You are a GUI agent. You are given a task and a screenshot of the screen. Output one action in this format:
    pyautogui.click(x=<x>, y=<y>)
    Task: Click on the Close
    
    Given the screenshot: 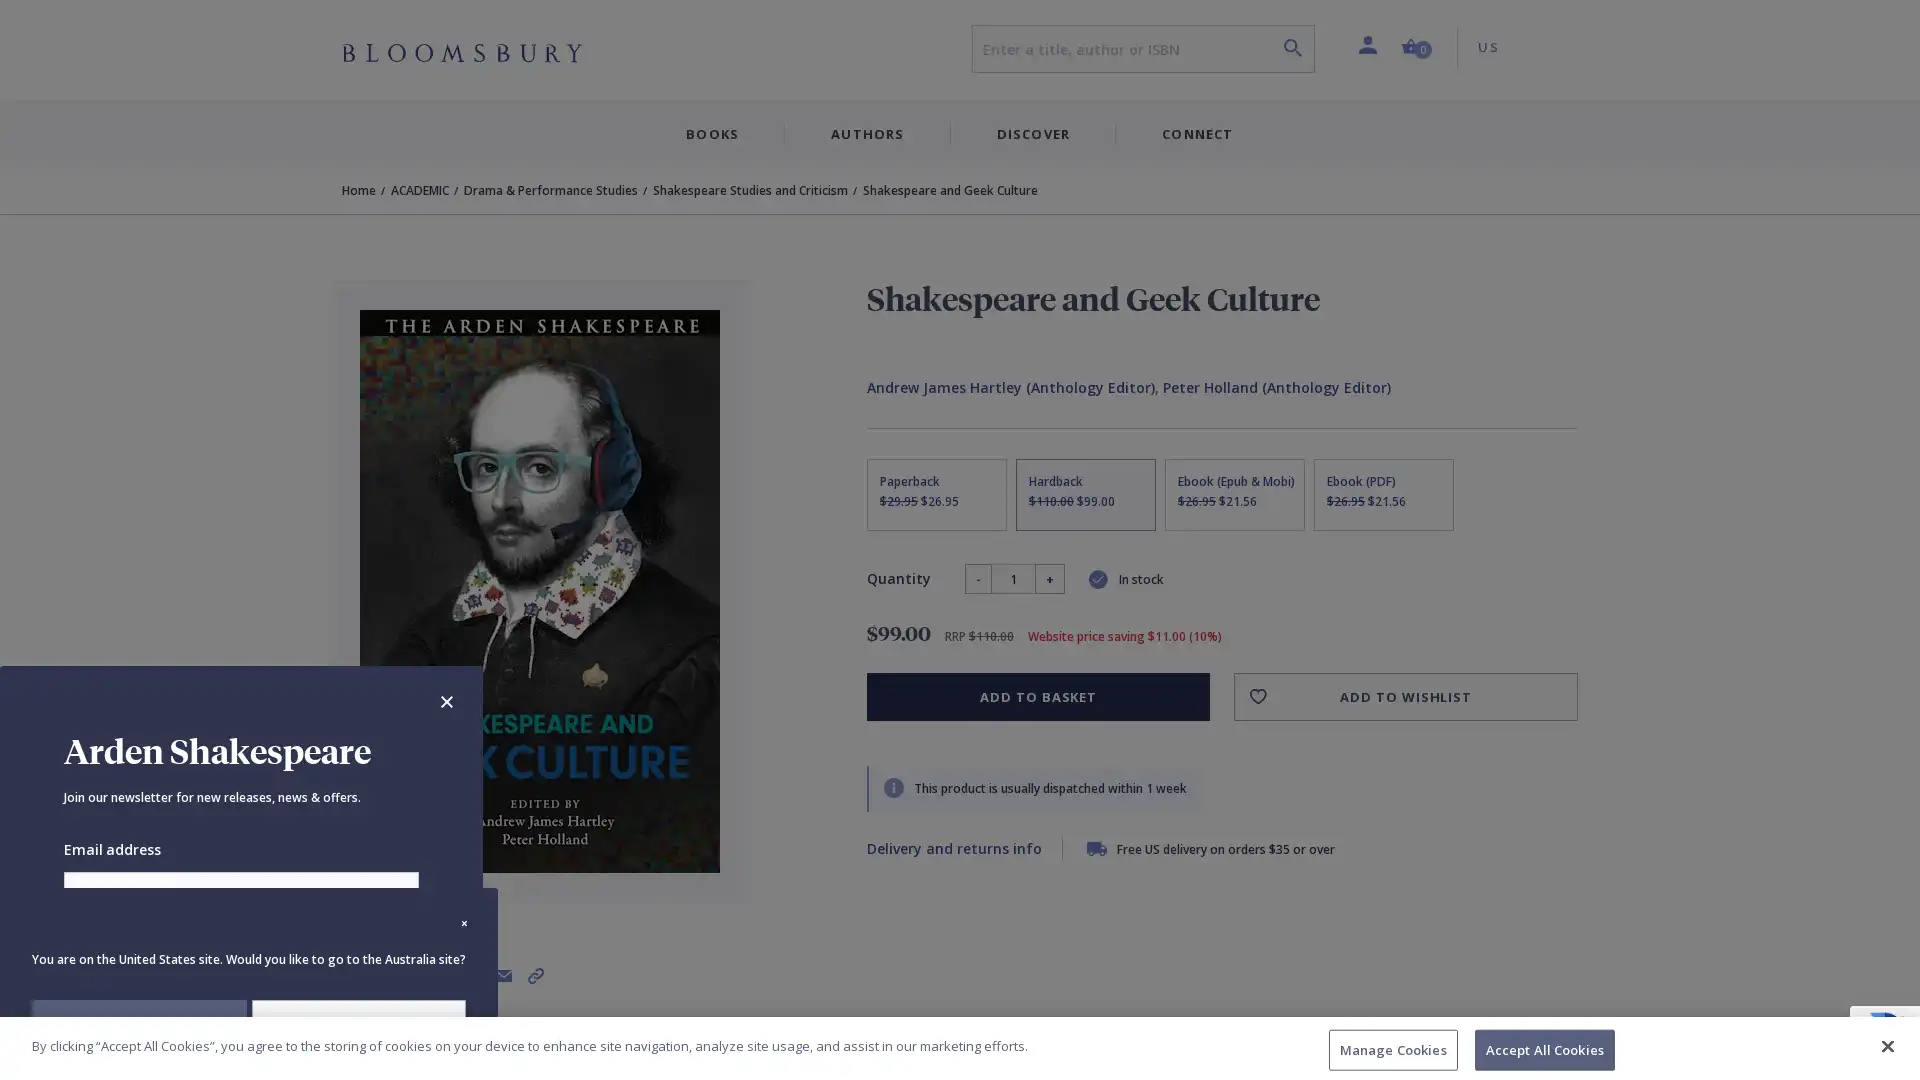 What is the action you would take?
    pyautogui.click(x=445, y=701)
    